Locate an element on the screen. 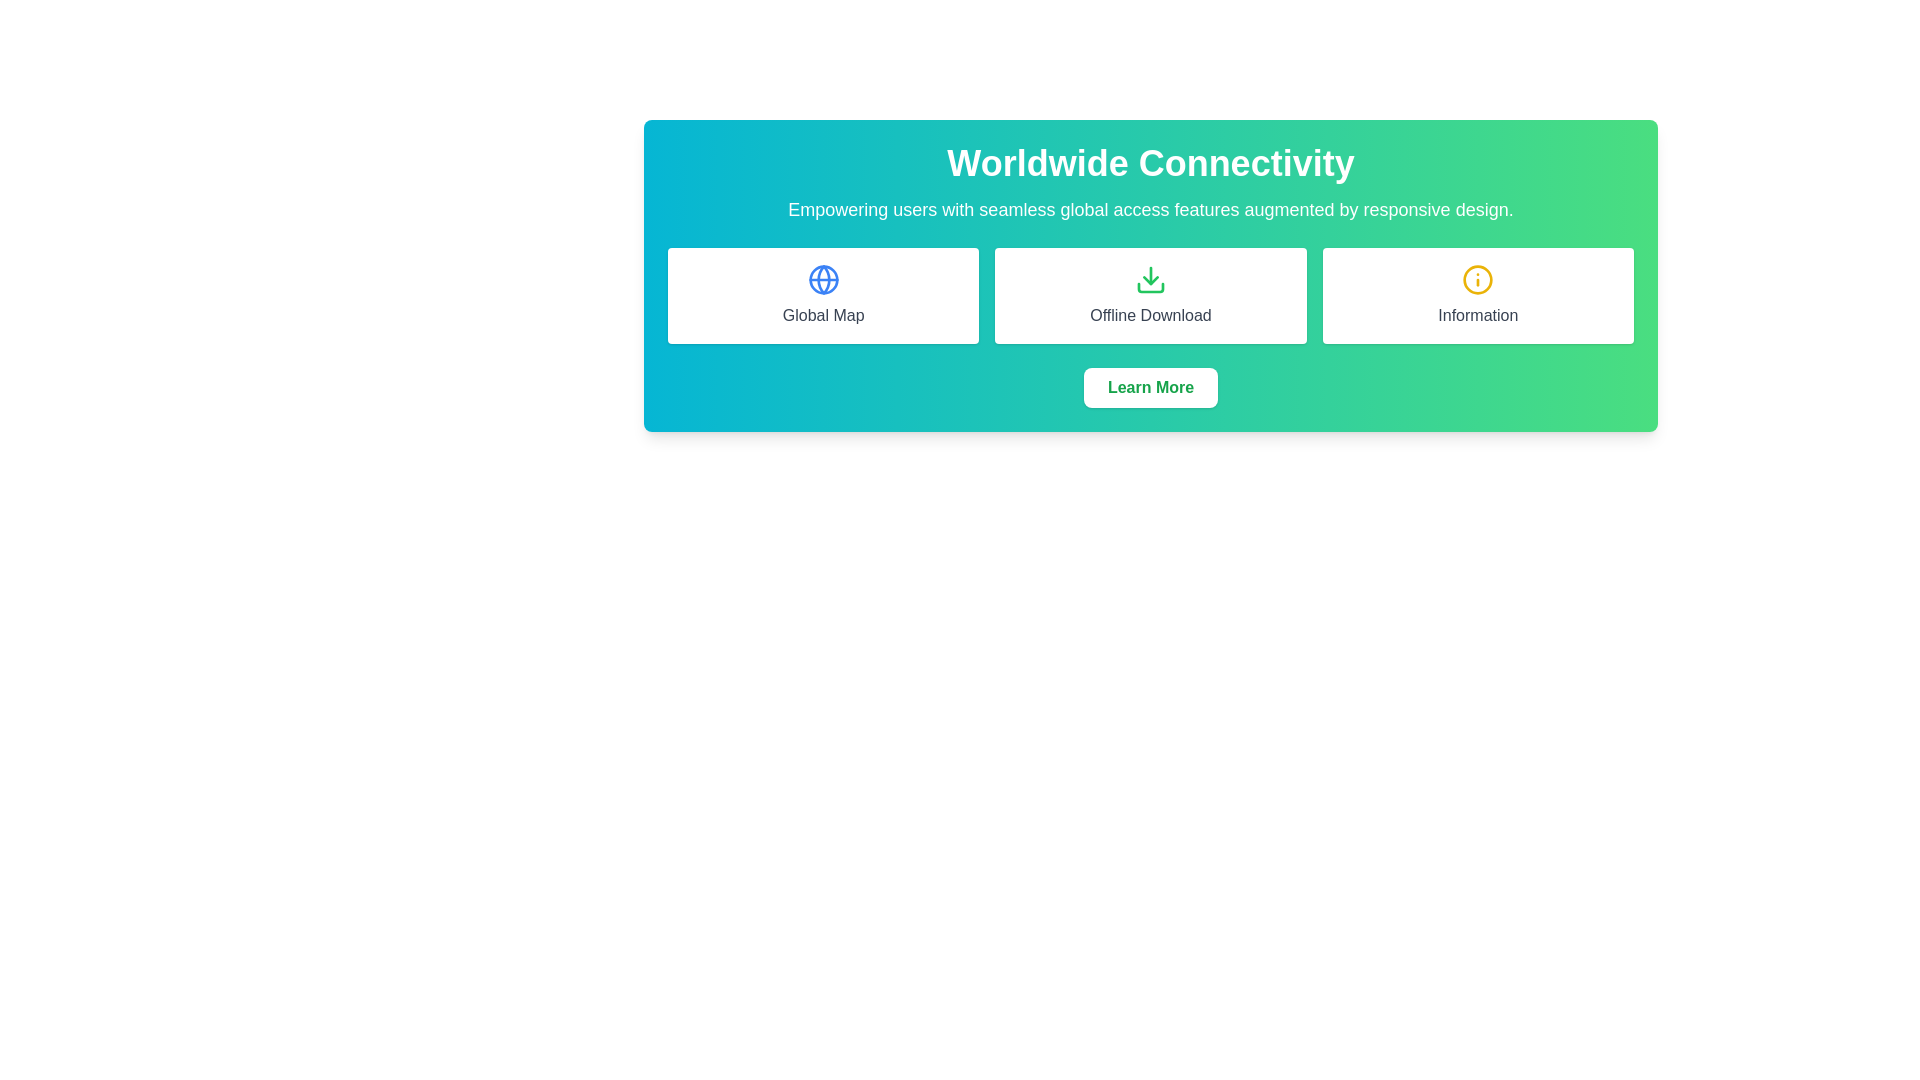 The height and width of the screenshot is (1080, 1920). the white button labeled 'Learn More' to trigger the background color change effect is located at coordinates (1151, 388).